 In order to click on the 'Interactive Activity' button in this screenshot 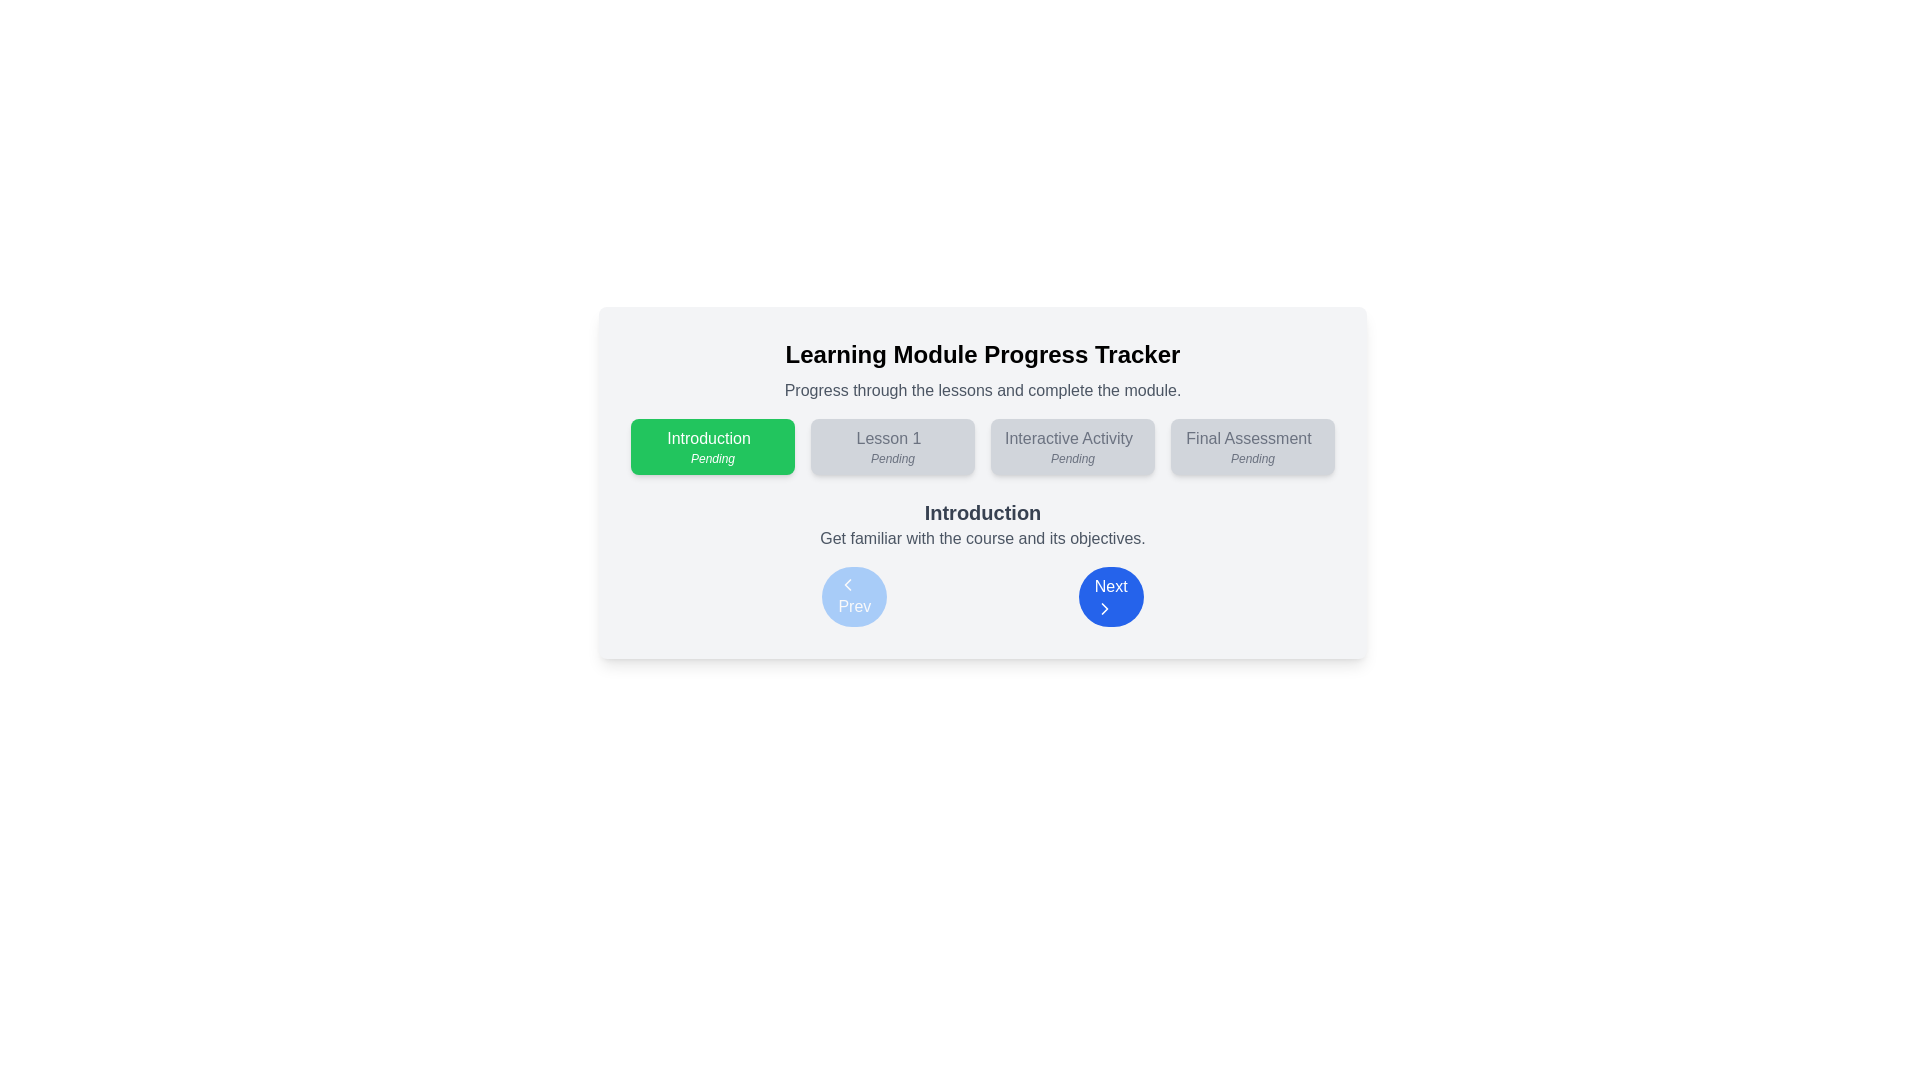, I will do `click(1072, 446)`.